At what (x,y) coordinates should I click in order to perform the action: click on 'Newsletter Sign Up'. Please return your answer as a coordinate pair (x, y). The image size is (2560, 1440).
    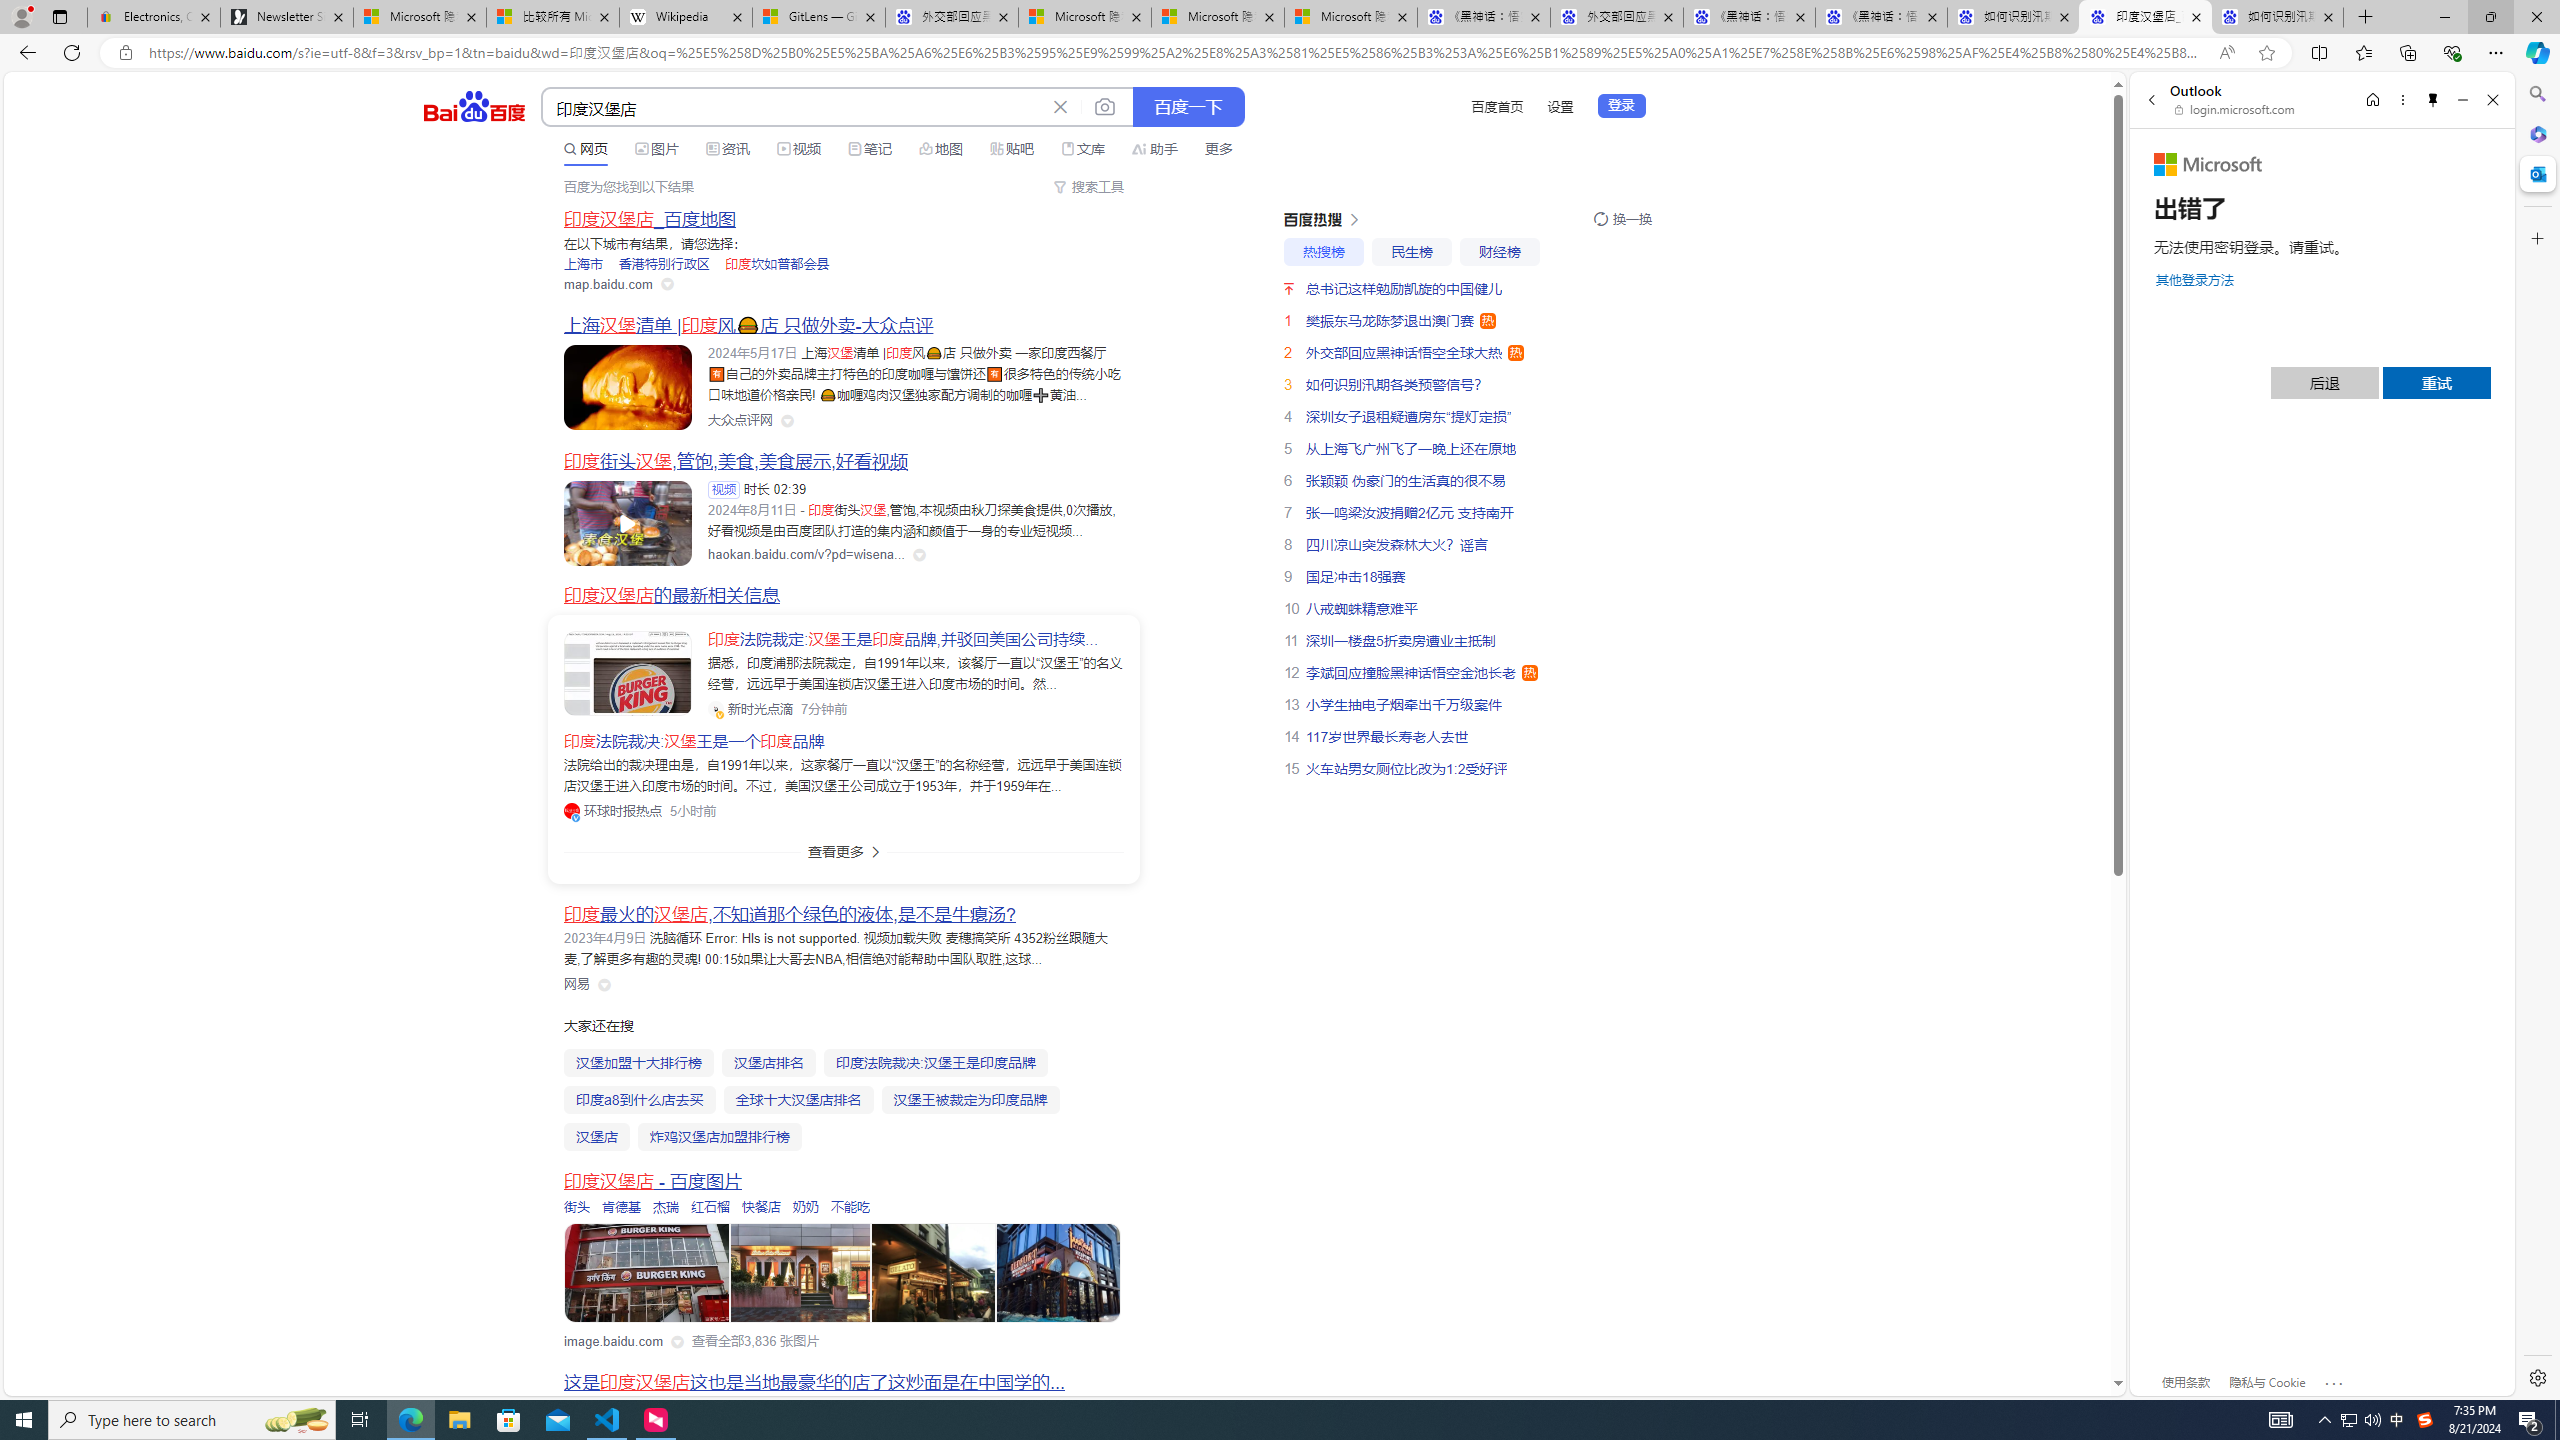
    Looking at the image, I should click on (285, 16).